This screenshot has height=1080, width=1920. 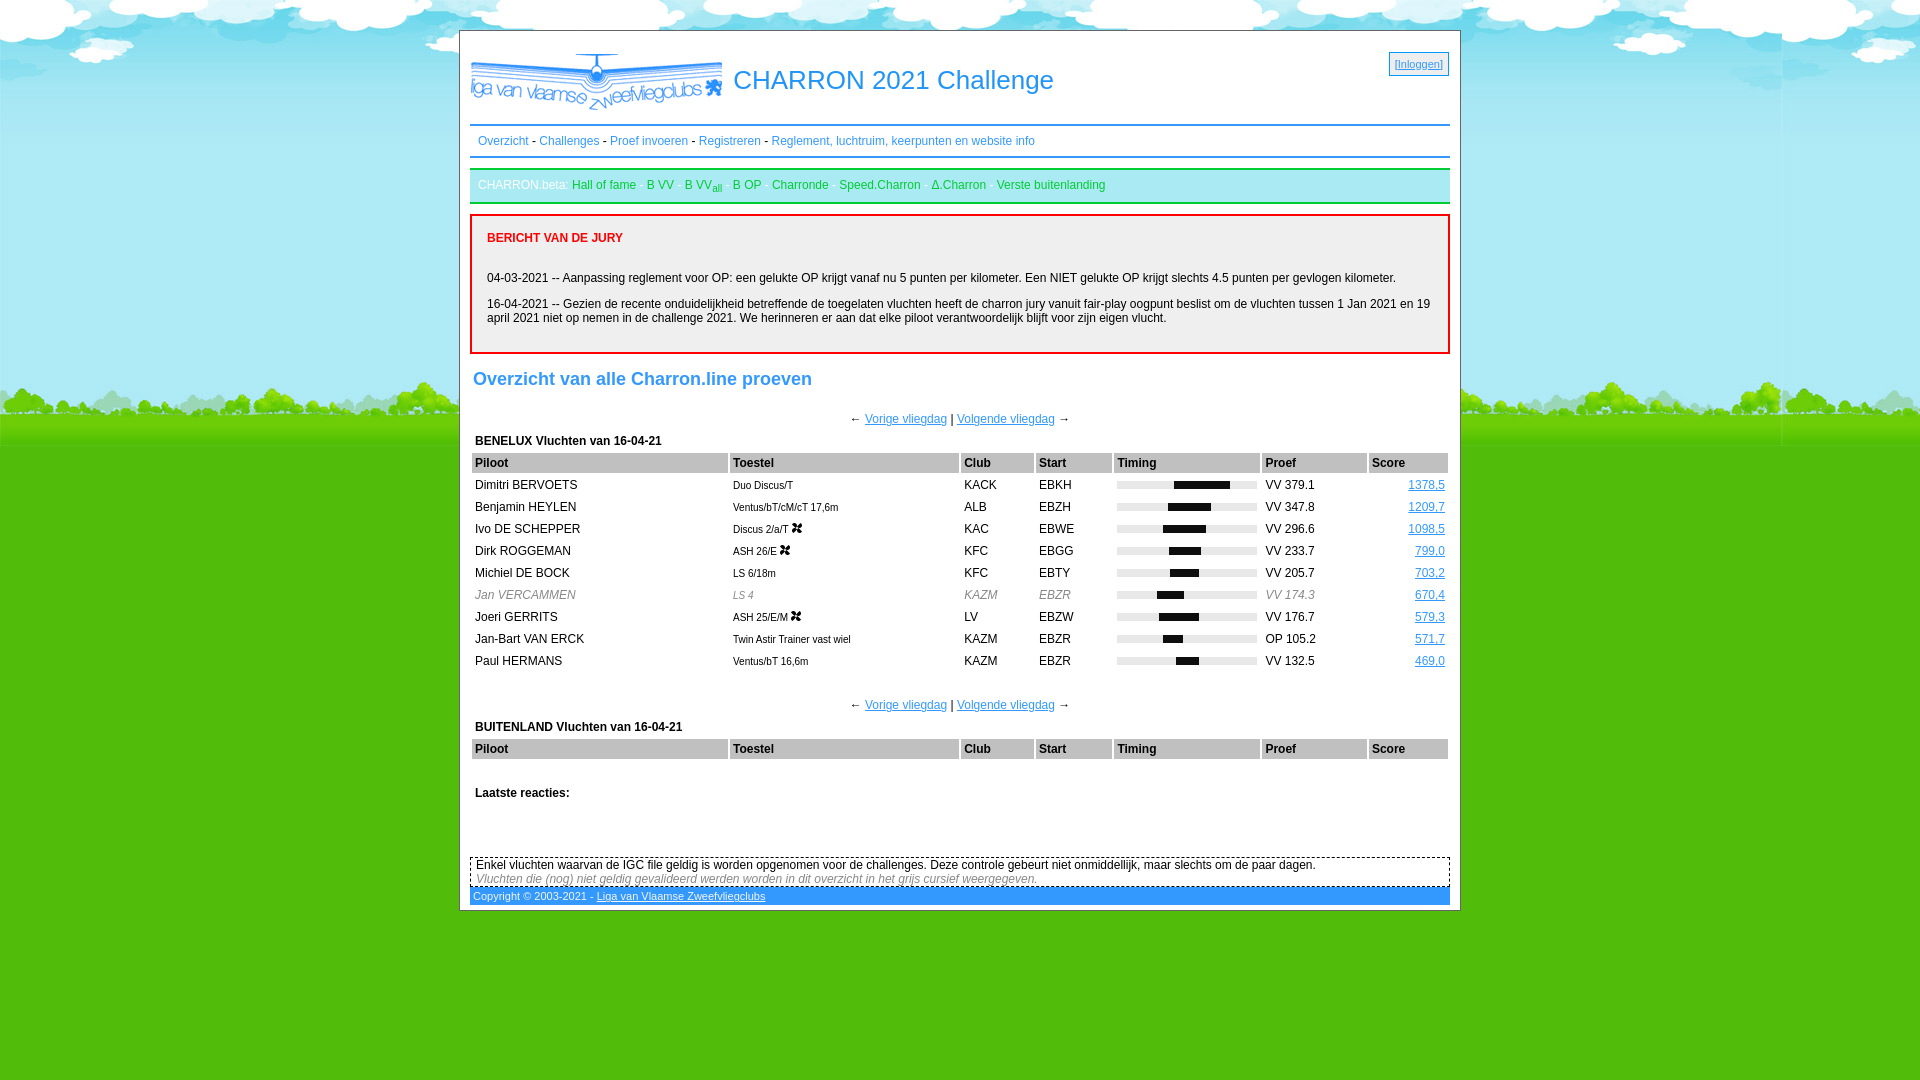 What do you see at coordinates (1186, 573) in the screenshot?
I see `'Begin tijdsbalk: 6:00 UTC, Einde tijdsbalk: 20:00 UTC'` at bounding box center [1186, 573].